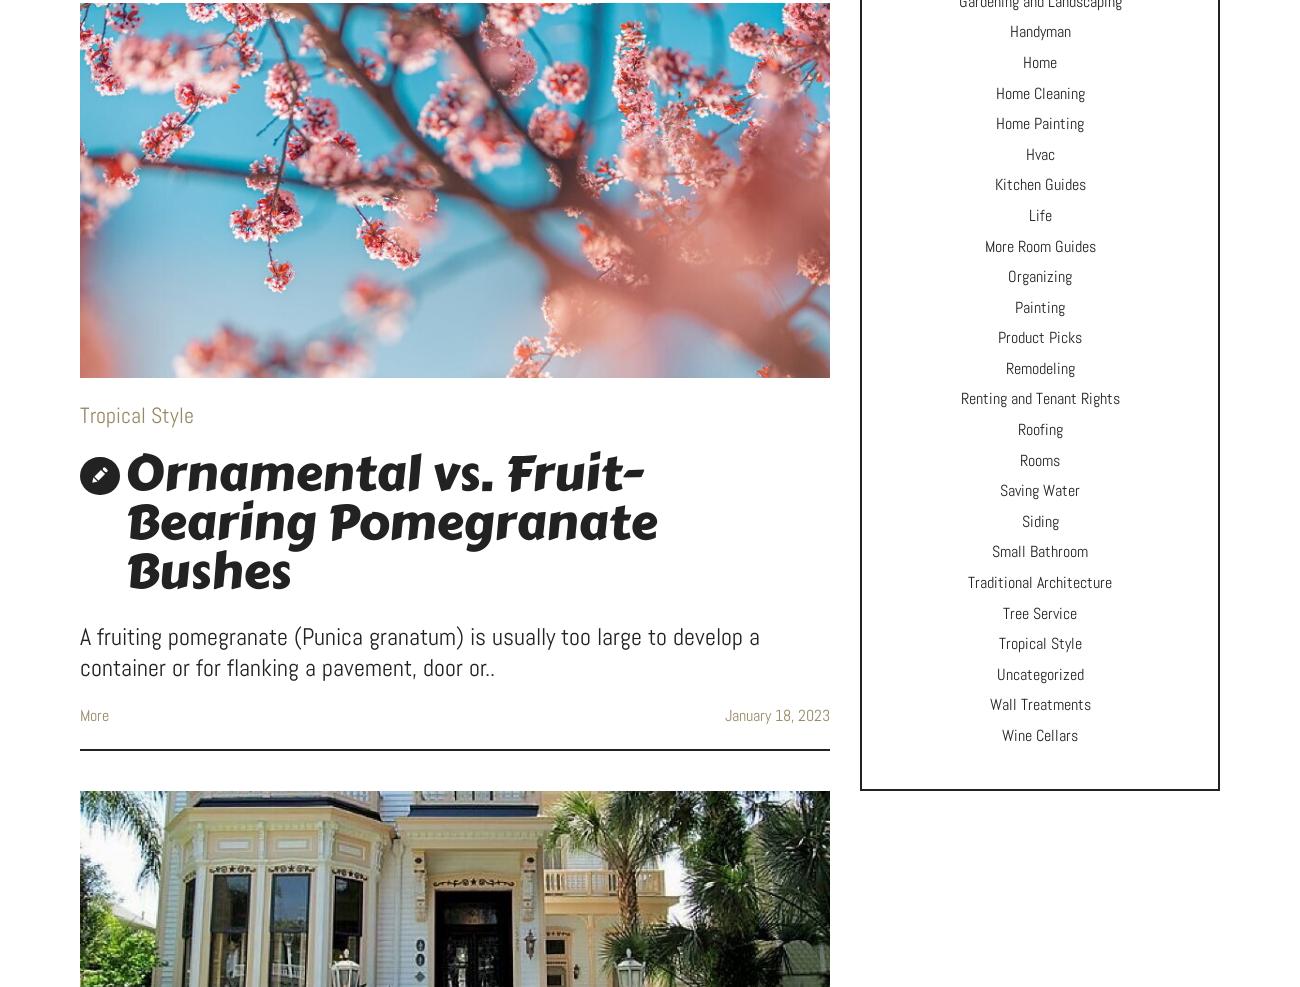  What do you see at coordinates (1039, 704) in the screenshot?
I see `'Wall Treatments'` at bounding box center [1039, 704].